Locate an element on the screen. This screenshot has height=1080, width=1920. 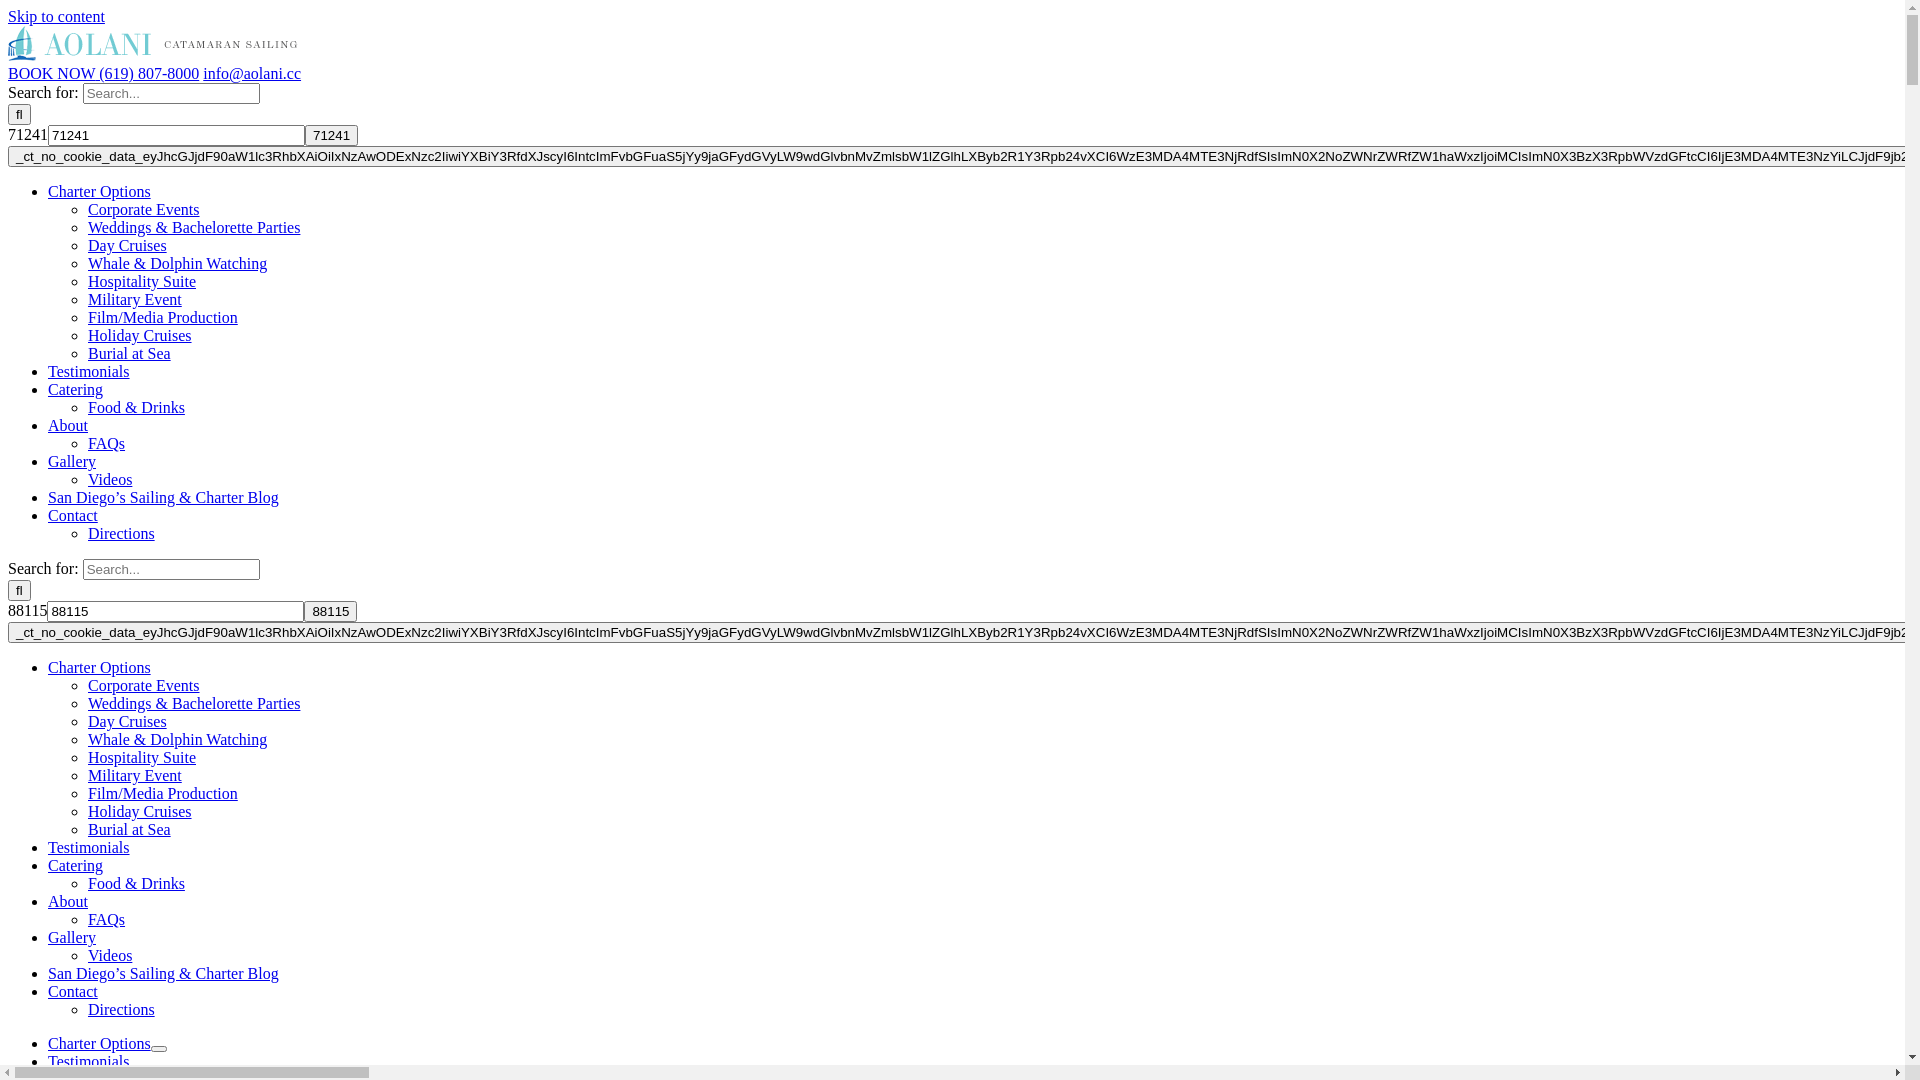
'Skip to content' is located at coordinates (56, 16).